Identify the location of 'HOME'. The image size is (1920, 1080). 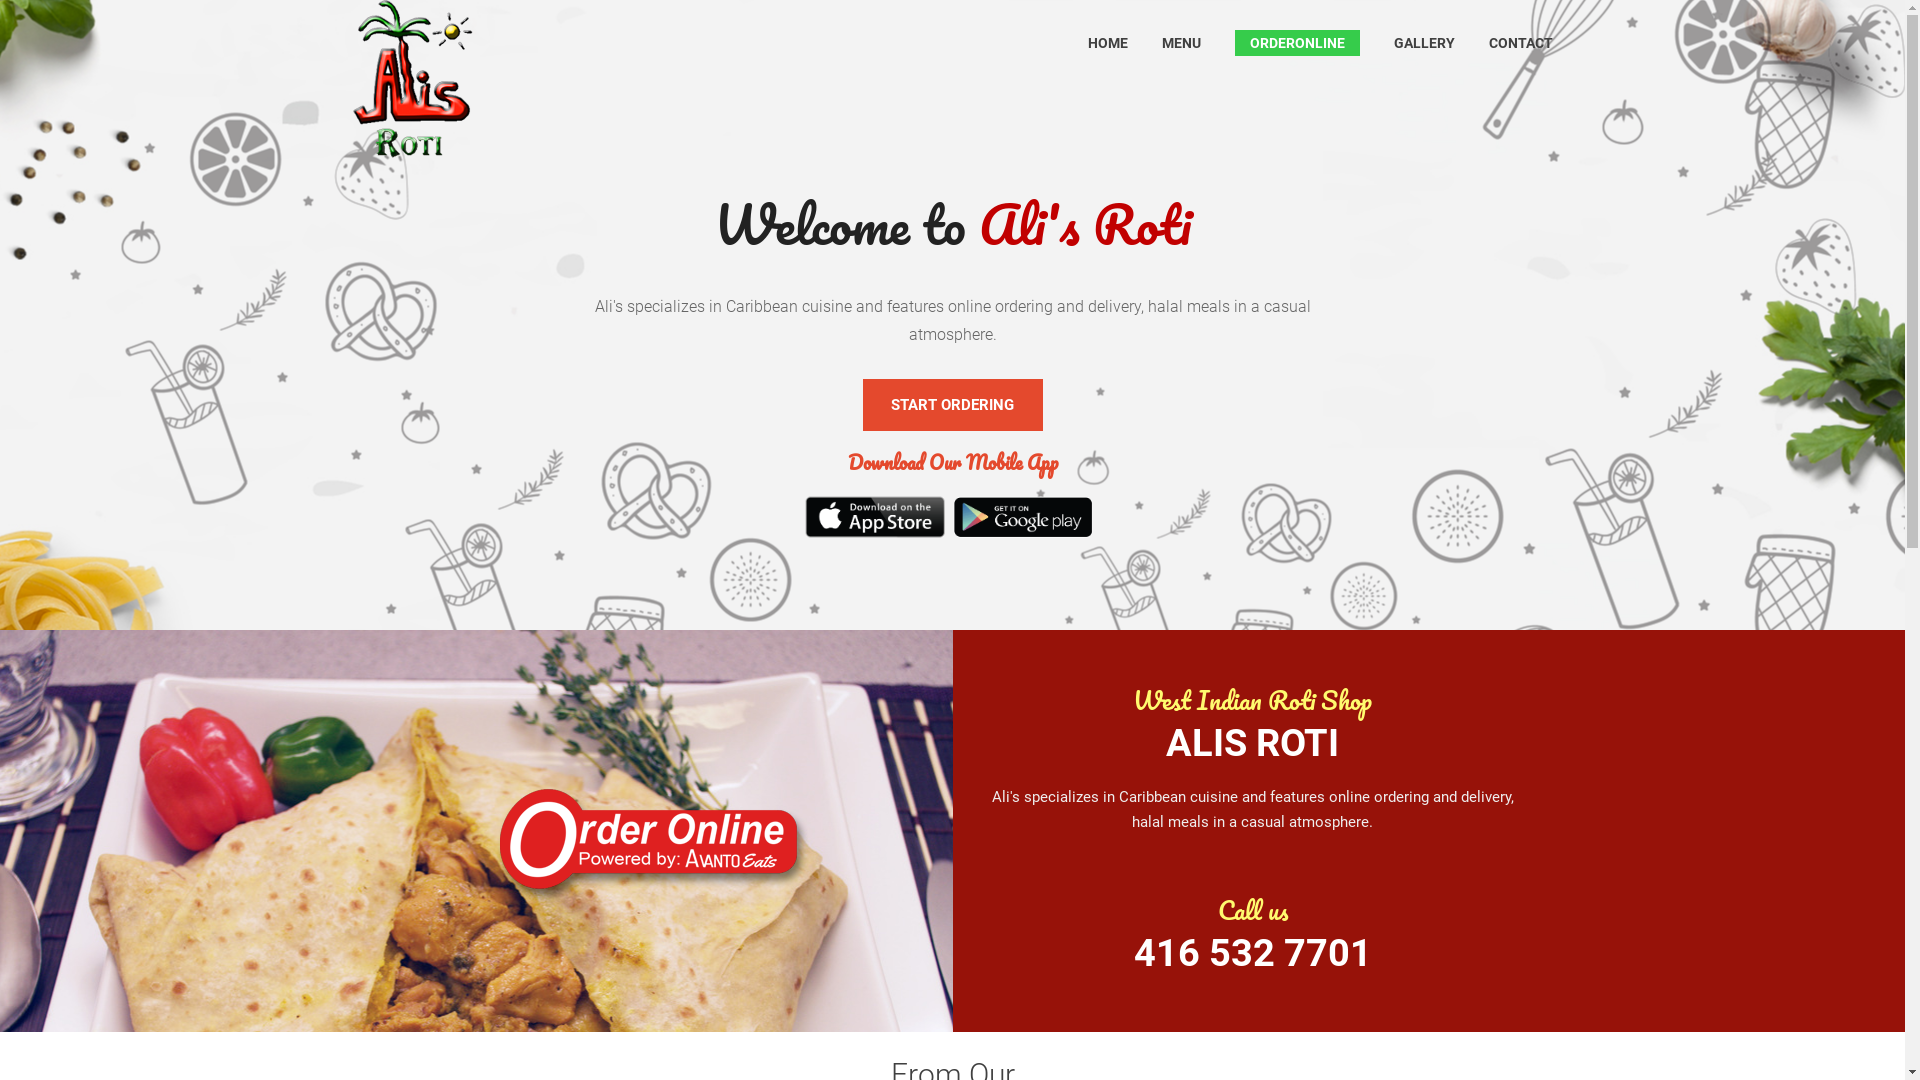
(1087, 42).